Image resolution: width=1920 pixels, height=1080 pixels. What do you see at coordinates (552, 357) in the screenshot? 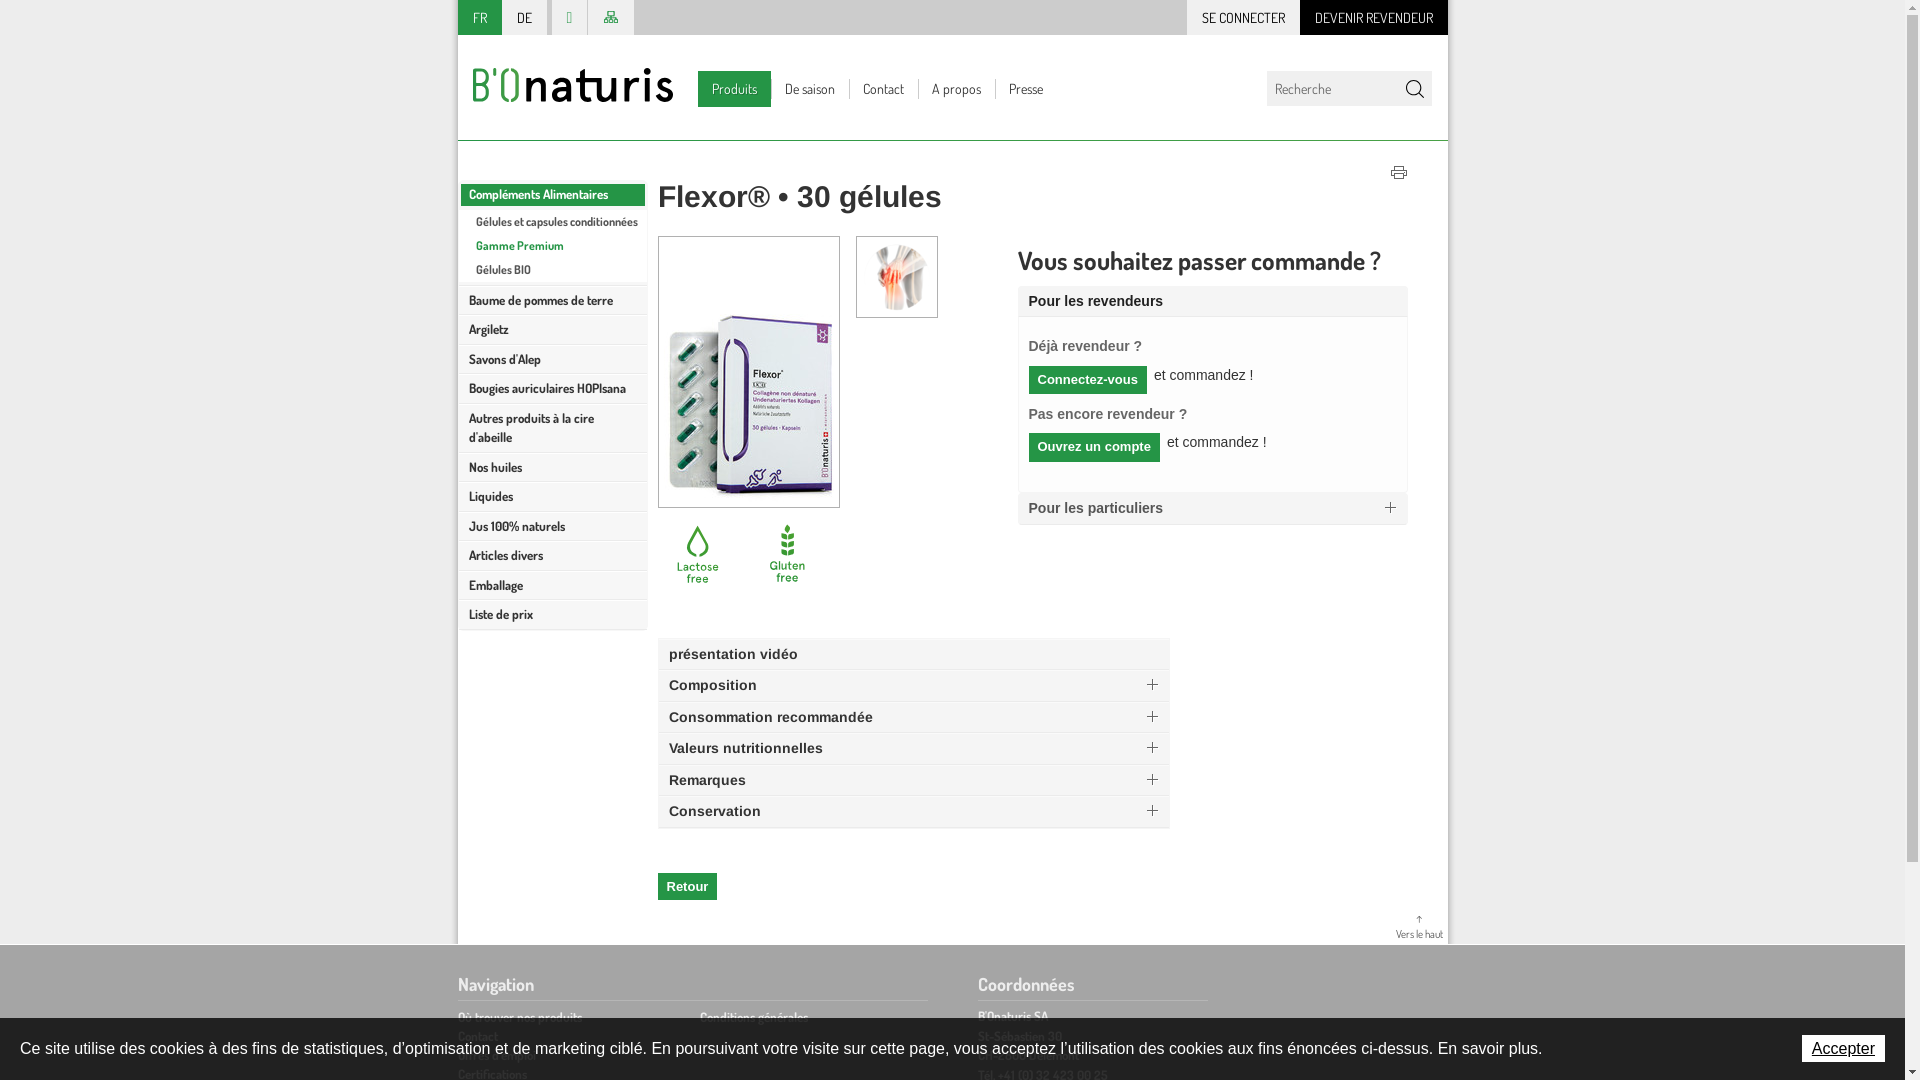
I see `'Savons d'Alep'` at bounding box center [552, 357].